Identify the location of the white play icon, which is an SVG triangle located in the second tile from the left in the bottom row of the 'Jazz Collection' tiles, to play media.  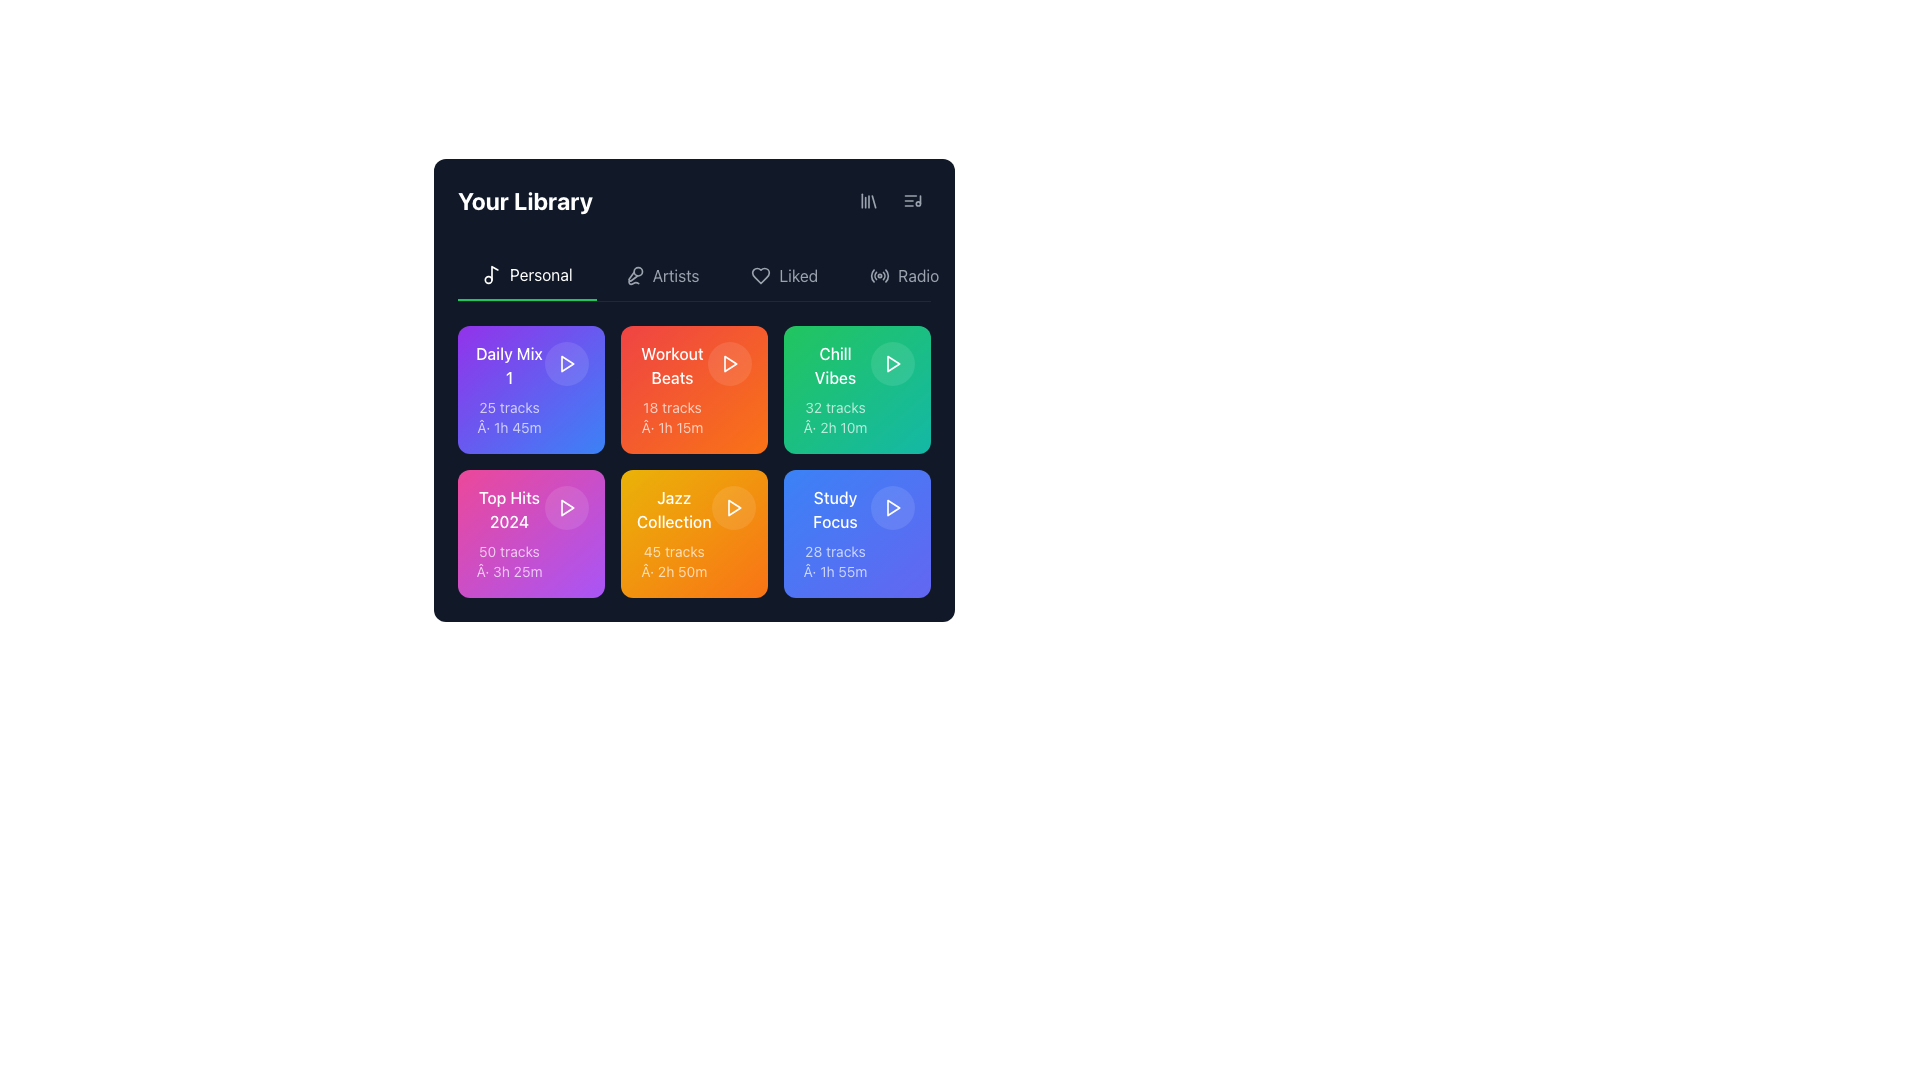
(733, 507).